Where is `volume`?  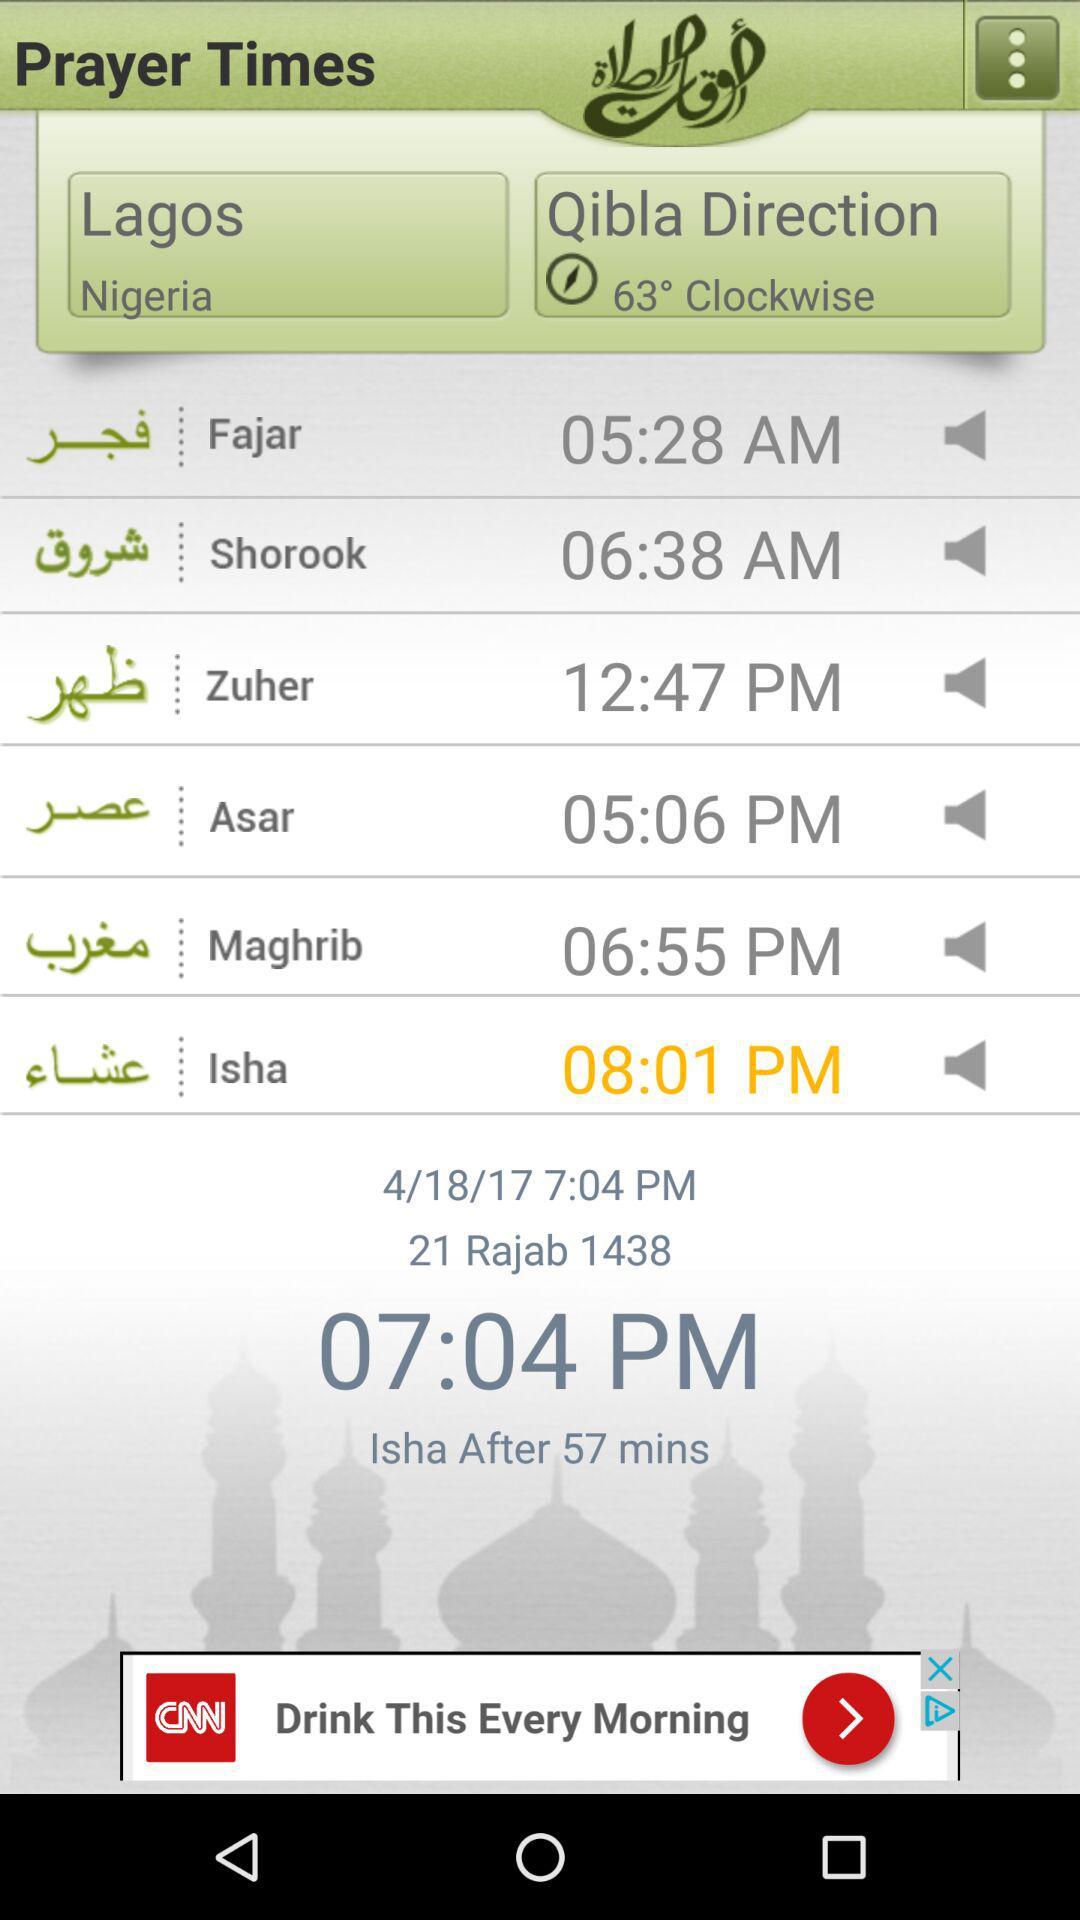 volume is located at coordinates (981, 685).